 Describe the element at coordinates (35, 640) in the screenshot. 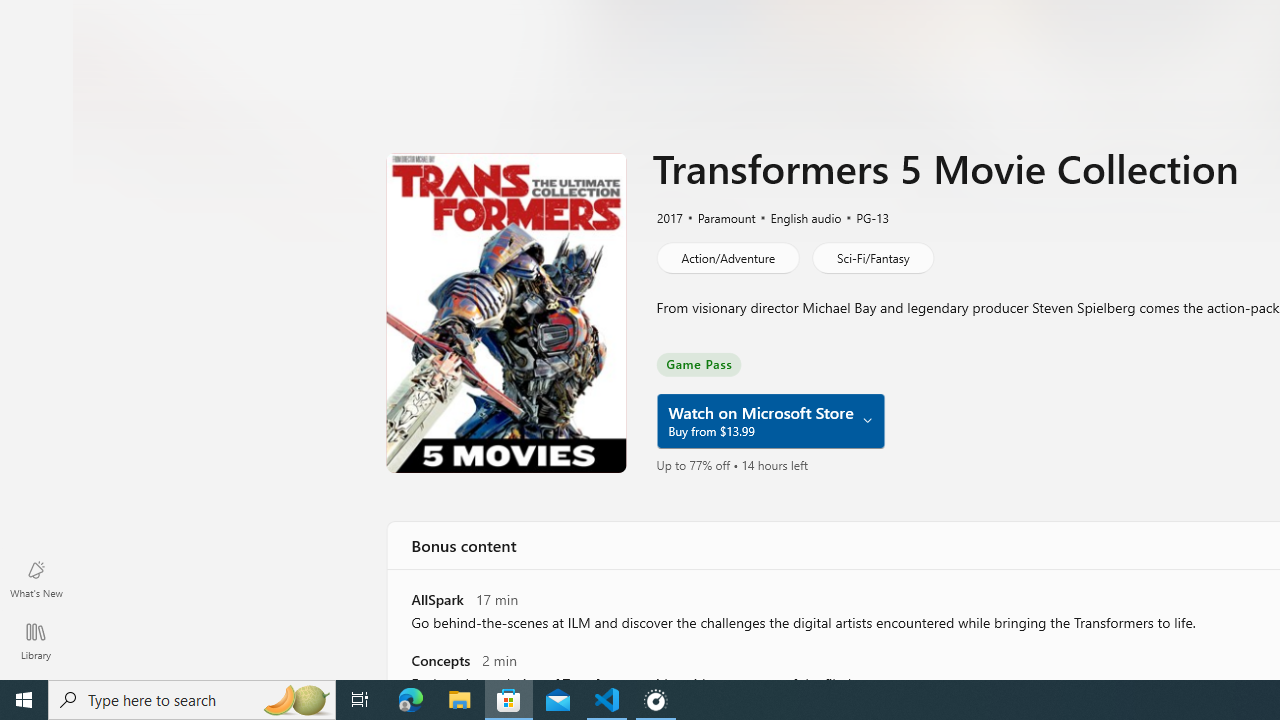

I see `'Library'` at that location.